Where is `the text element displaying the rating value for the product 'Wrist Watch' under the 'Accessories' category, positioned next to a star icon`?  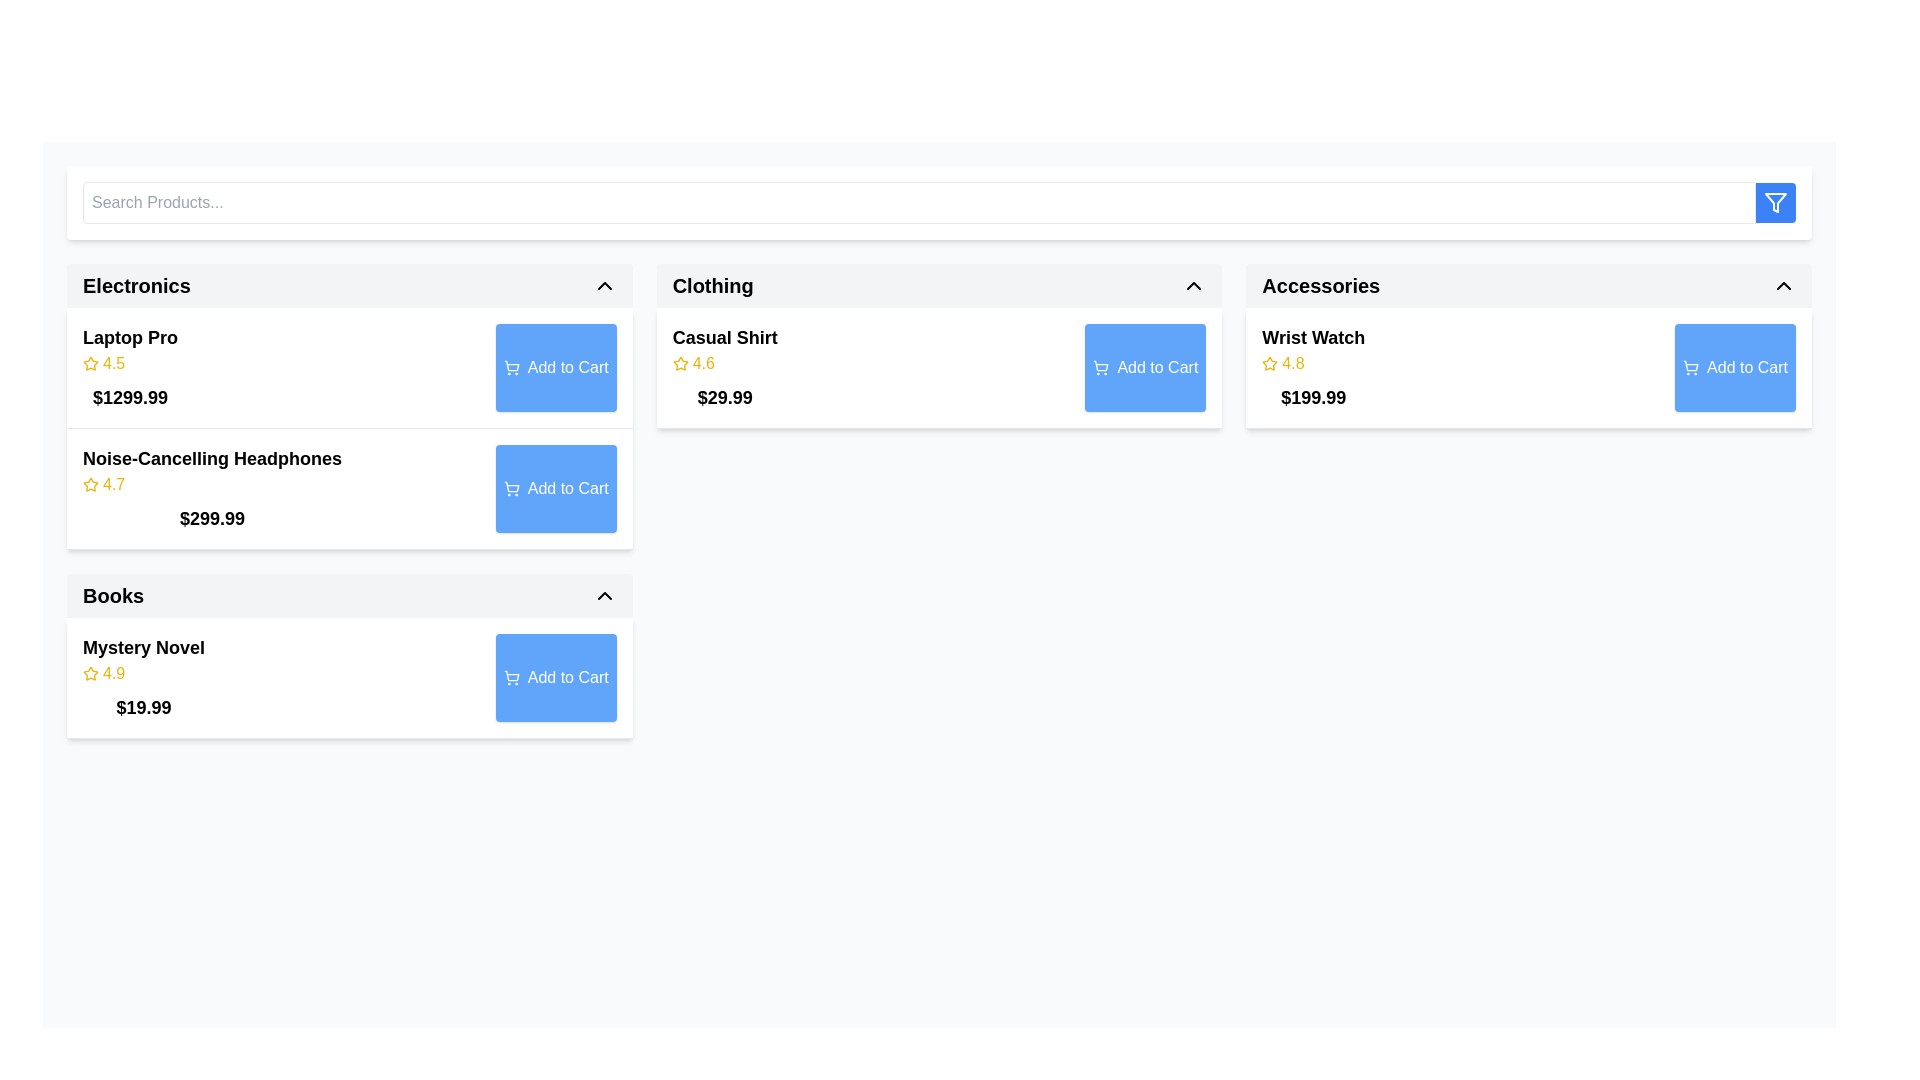
the text element displaying the rating value for the product 'Wrist Watch' under the 'Accessories' category, positioned next to a star icon is located at coordinates (1293, 363).